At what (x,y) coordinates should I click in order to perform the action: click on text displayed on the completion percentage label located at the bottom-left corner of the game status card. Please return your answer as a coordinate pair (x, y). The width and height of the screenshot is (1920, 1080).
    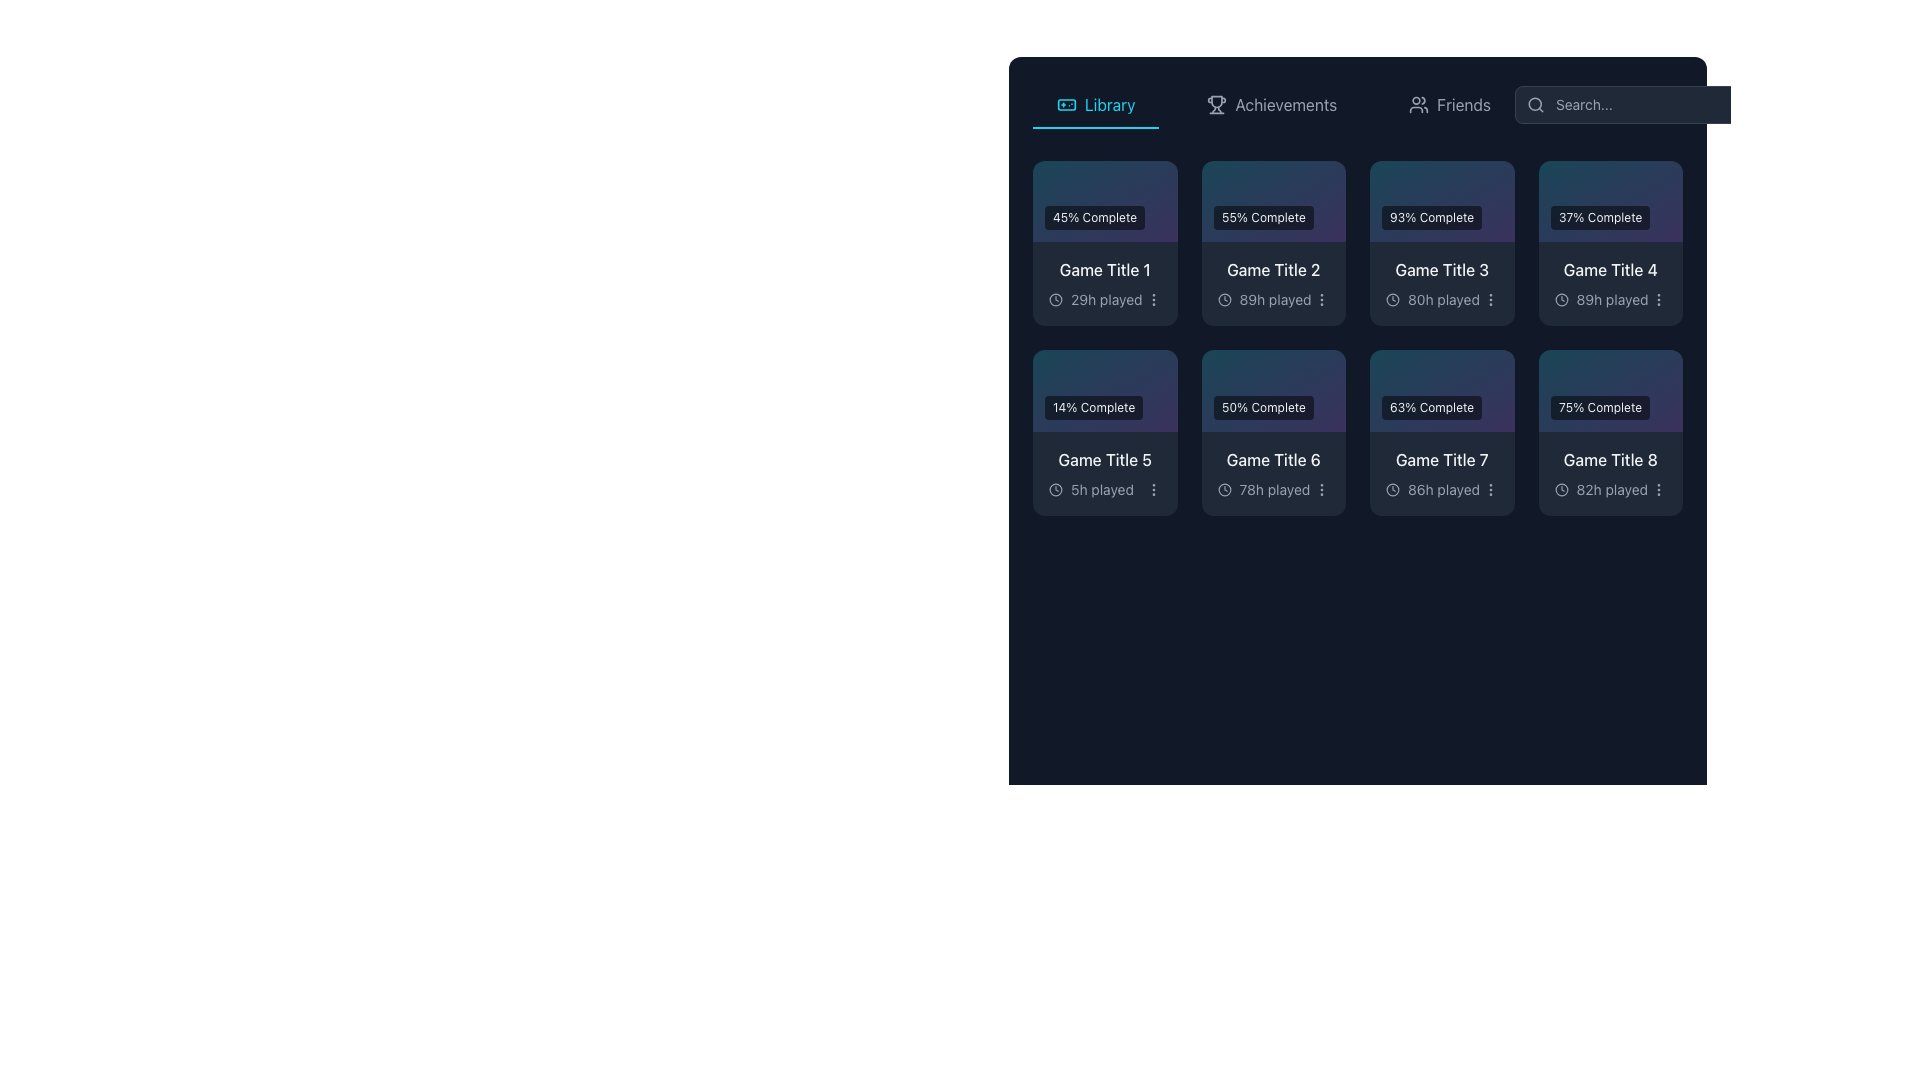
    Looking at the image, I should click on (1431, 218).